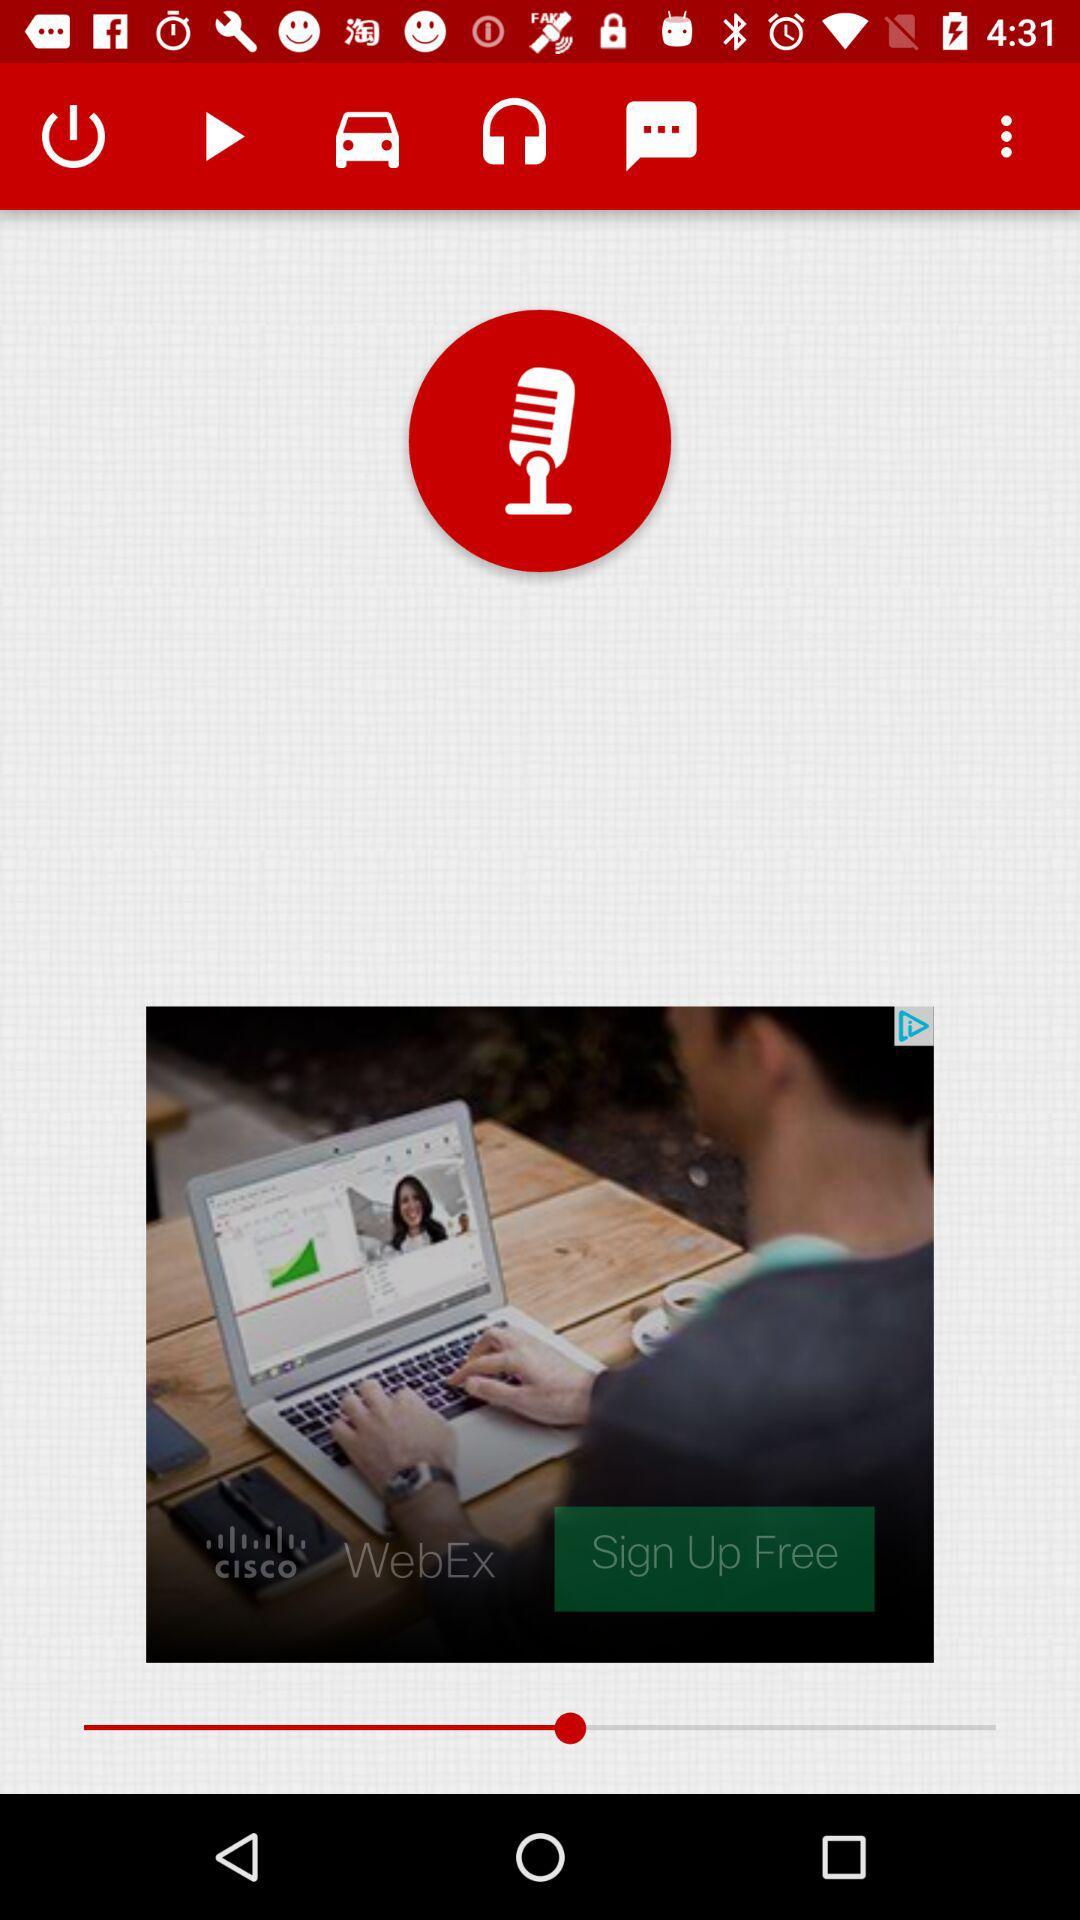 The width and height of the screenshot is (1080, 1920). Describe the element at coordinates (367, 135) in the screenshot. I see `the chat icon` at that location.